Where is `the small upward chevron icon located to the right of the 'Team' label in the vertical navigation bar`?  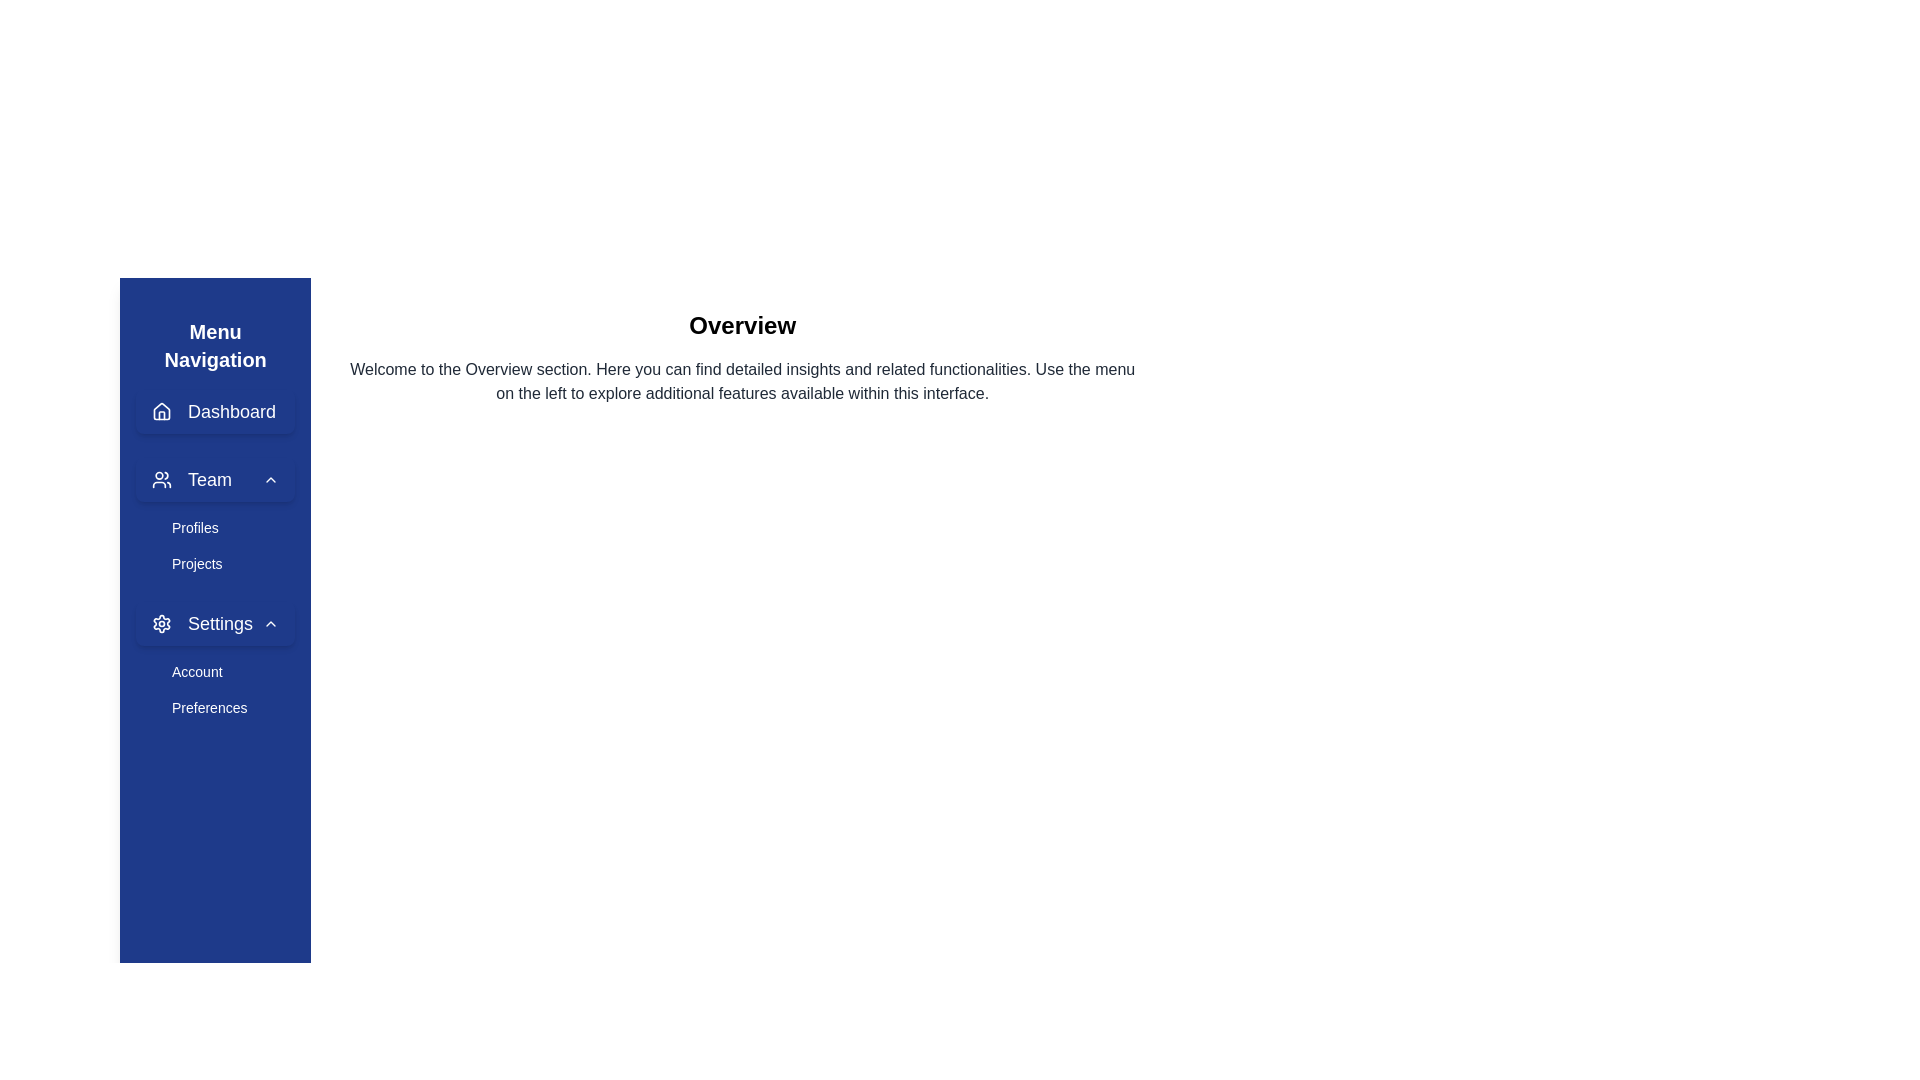 the small upward chevron icon located to the right of the 'Team' label in the vertical navigation bar is located at coordinates (270, 479).